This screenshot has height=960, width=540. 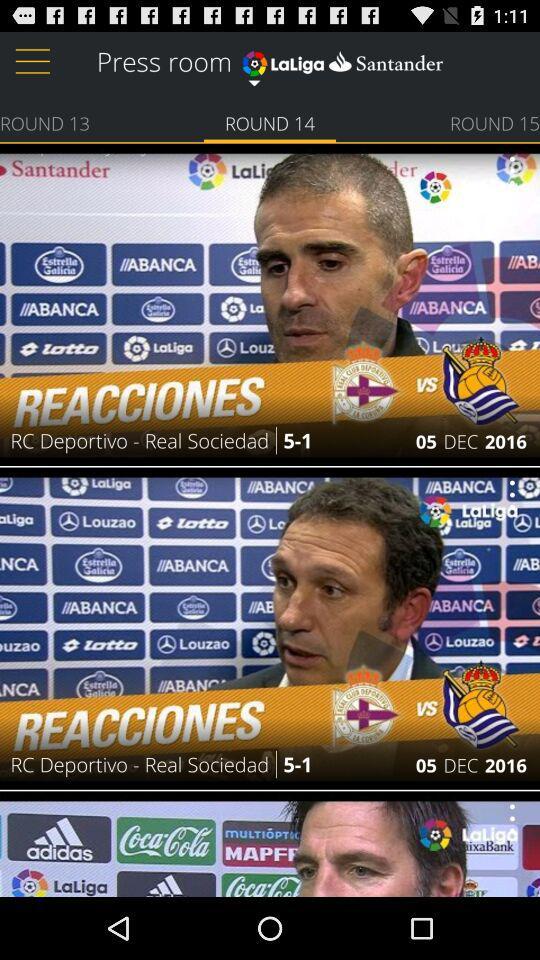 What do you see at coordinates (44, 121) in the screenshot?
I see `item to the left of round 14 icon` at bounding box center [44, 121].